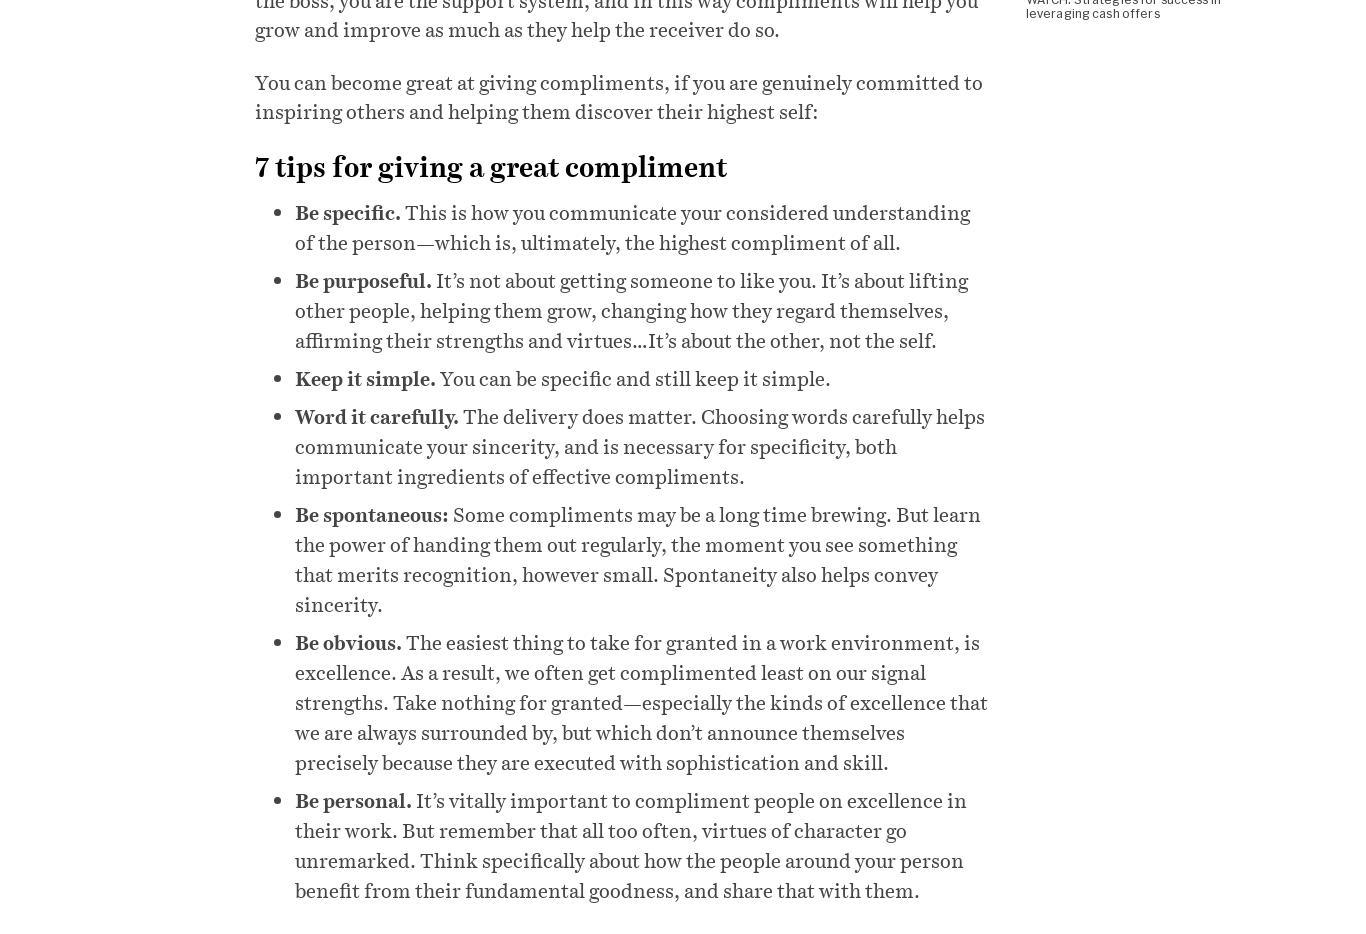  I want to click on 'Be personal.', so click(352, 799).